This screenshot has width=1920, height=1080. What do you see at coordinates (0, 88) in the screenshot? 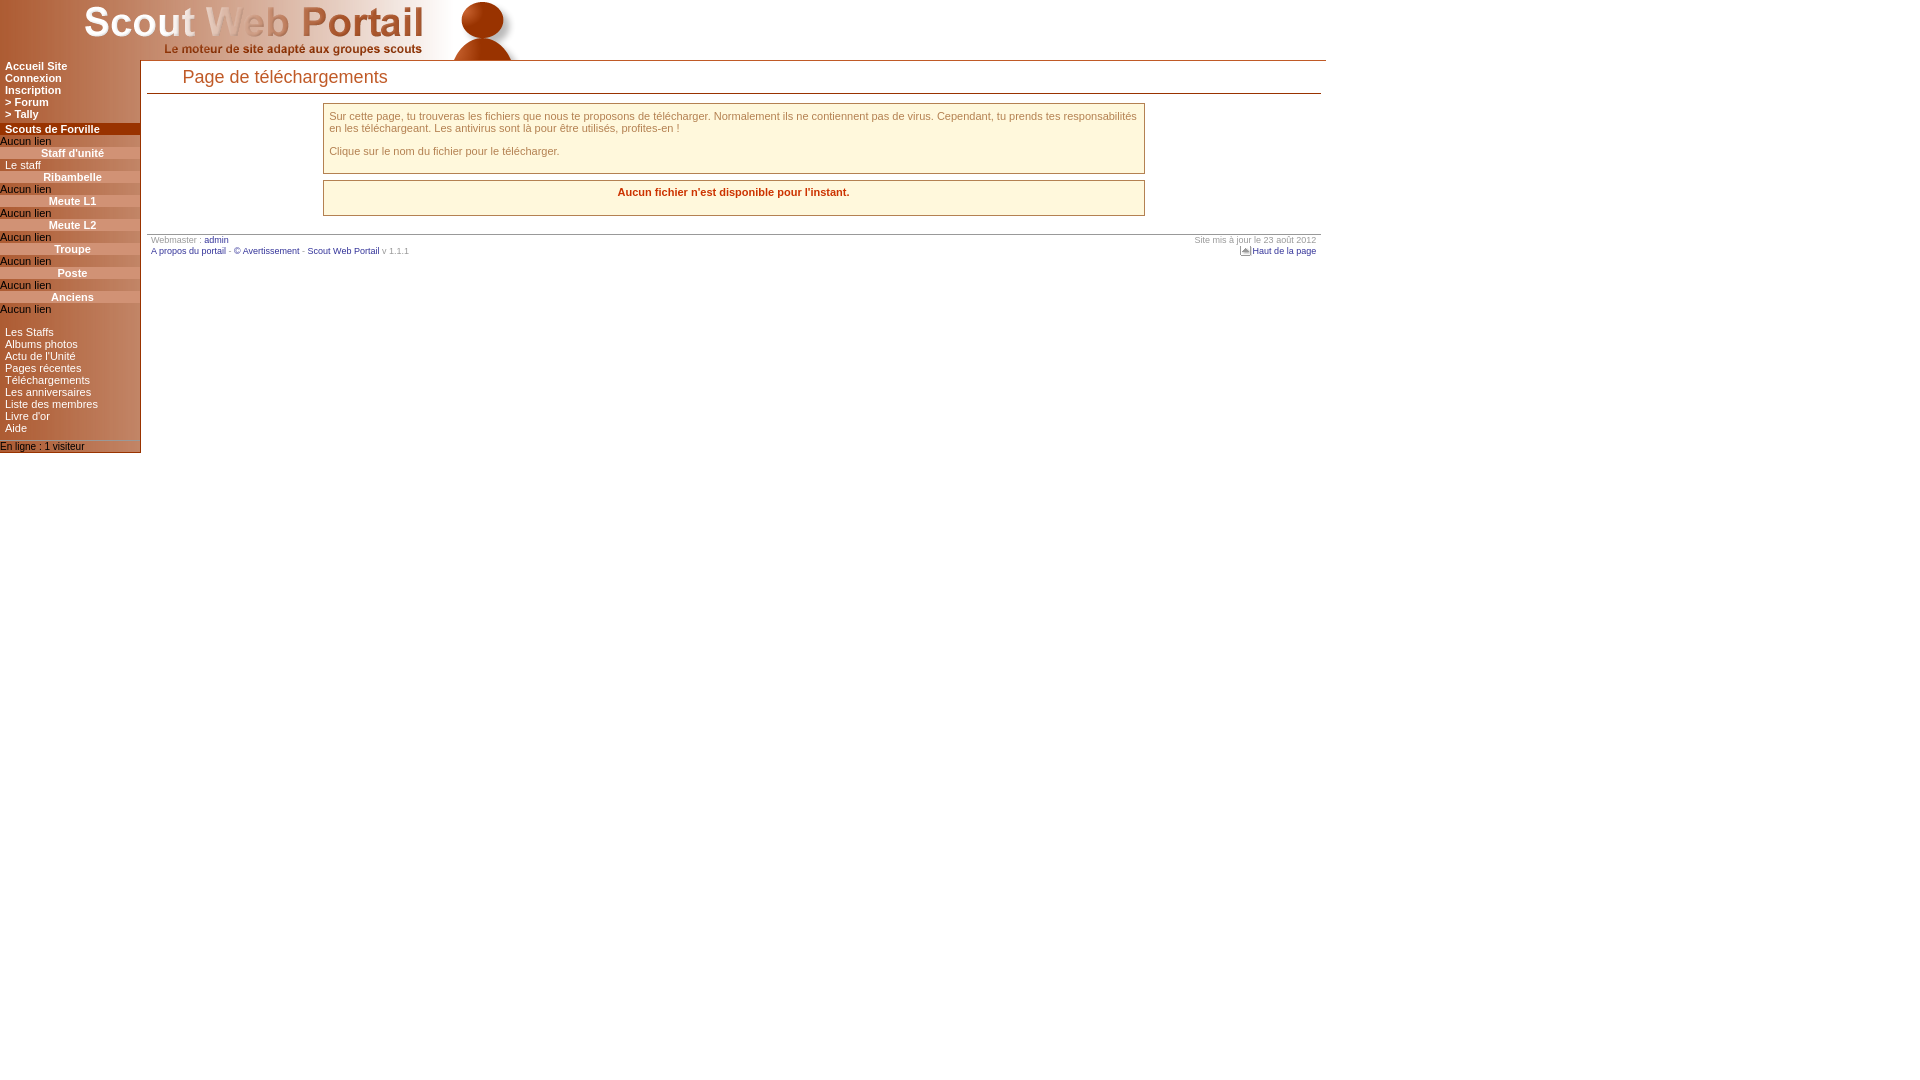
I see `'Inscription'` at bounding box center [0, 88].